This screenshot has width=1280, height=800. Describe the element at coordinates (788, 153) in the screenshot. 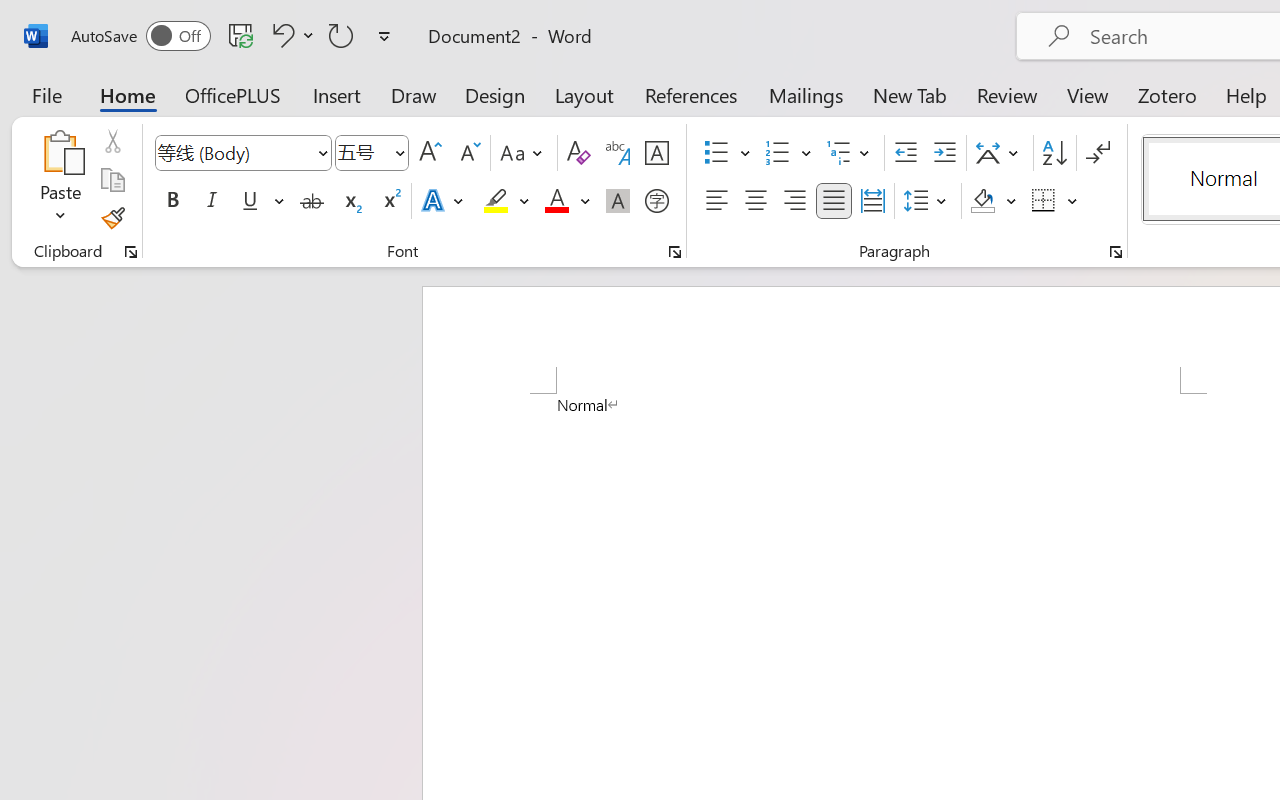

I see `'Numbering'` at that location.